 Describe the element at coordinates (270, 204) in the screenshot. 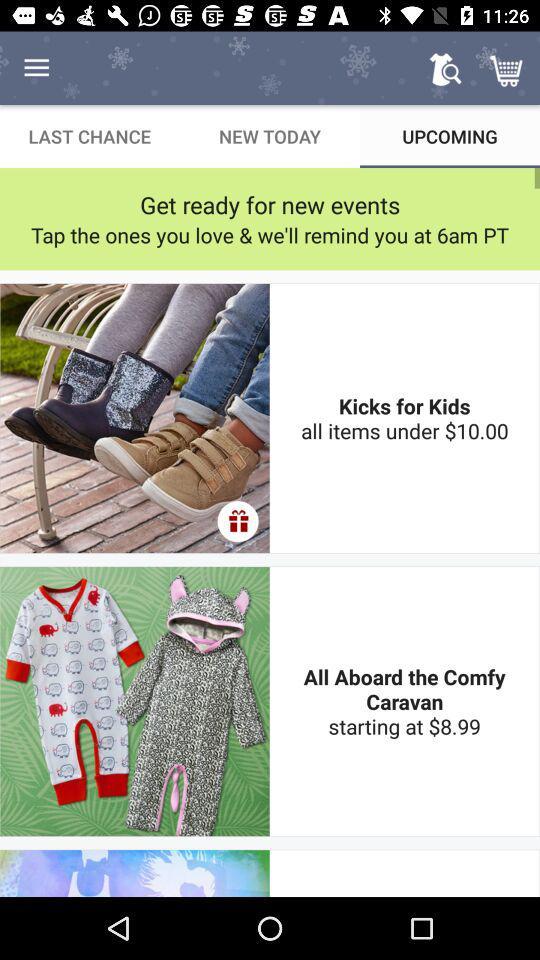

I see `icon above the tap the ones item` at that location.